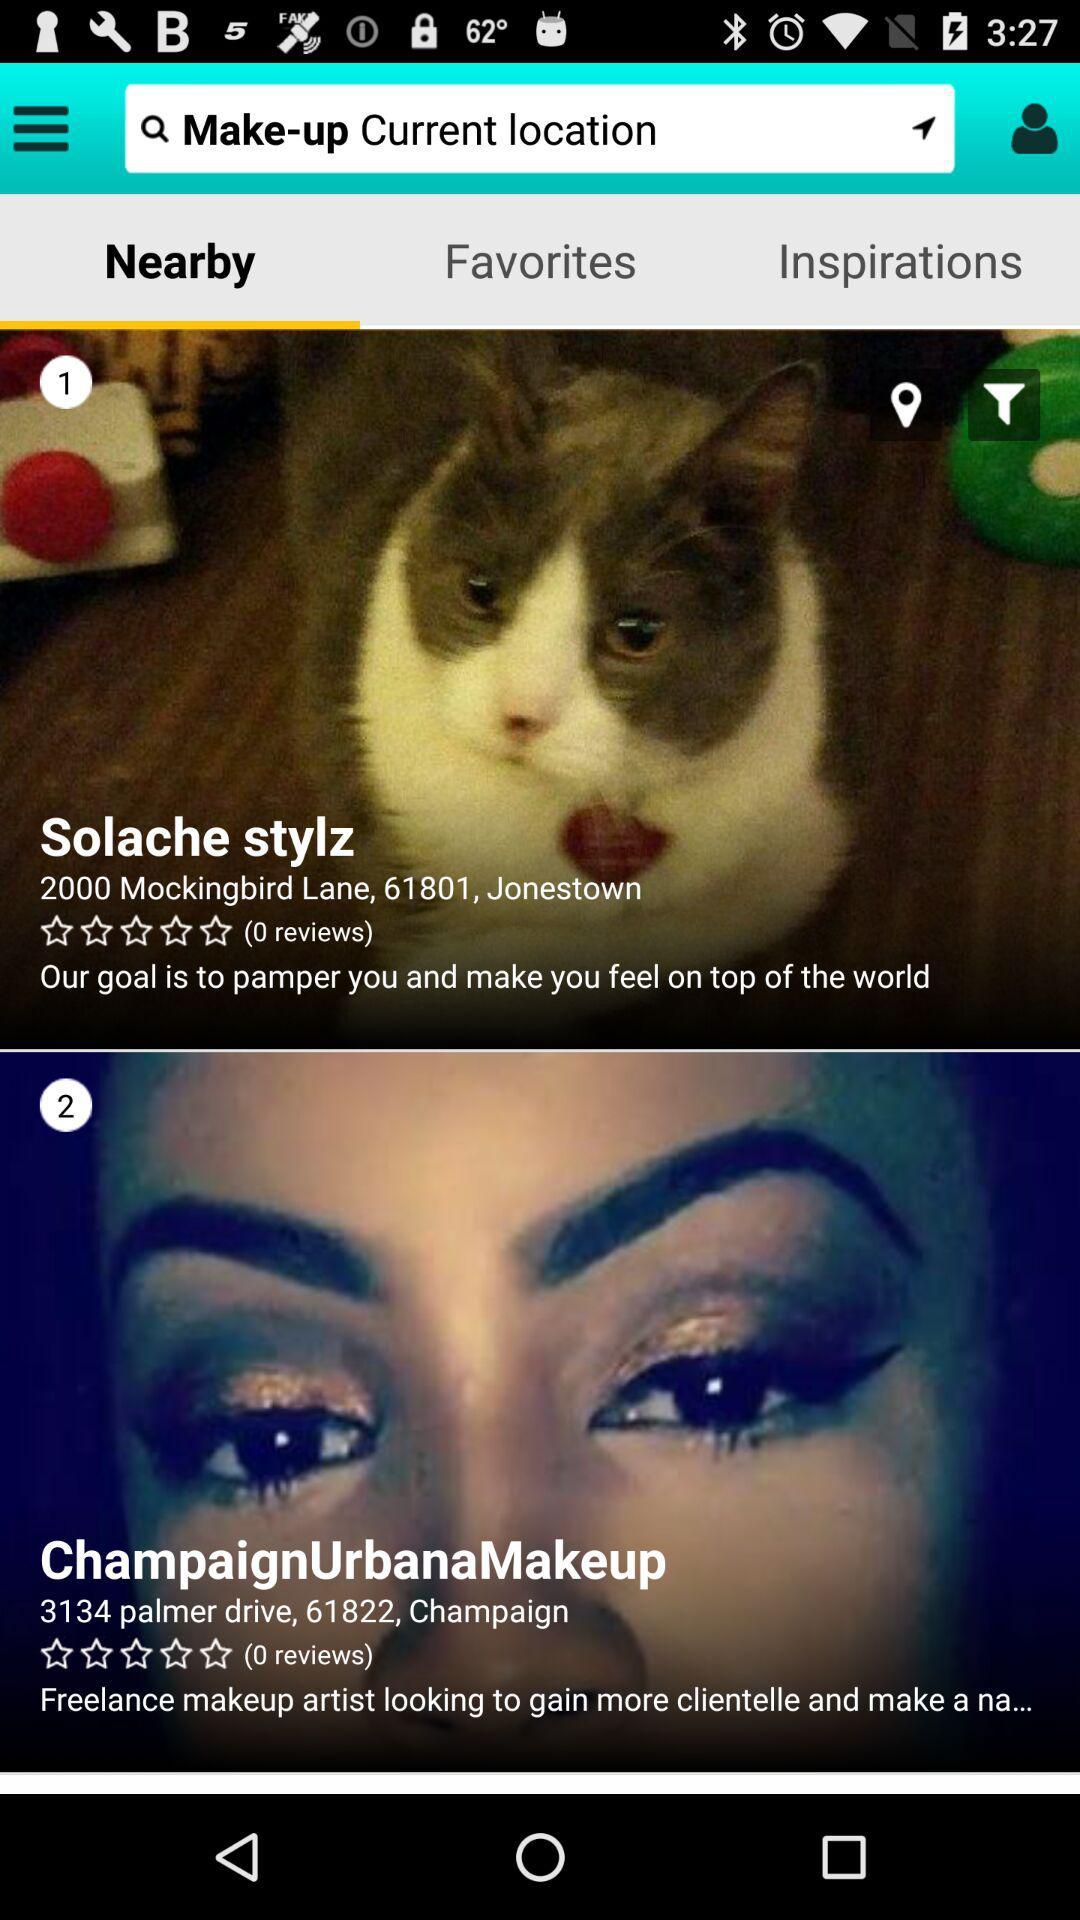  What do you see at coordinates (540, 258) in the screenshot?
I see `the favorites item` at bounding box center [540, 258].